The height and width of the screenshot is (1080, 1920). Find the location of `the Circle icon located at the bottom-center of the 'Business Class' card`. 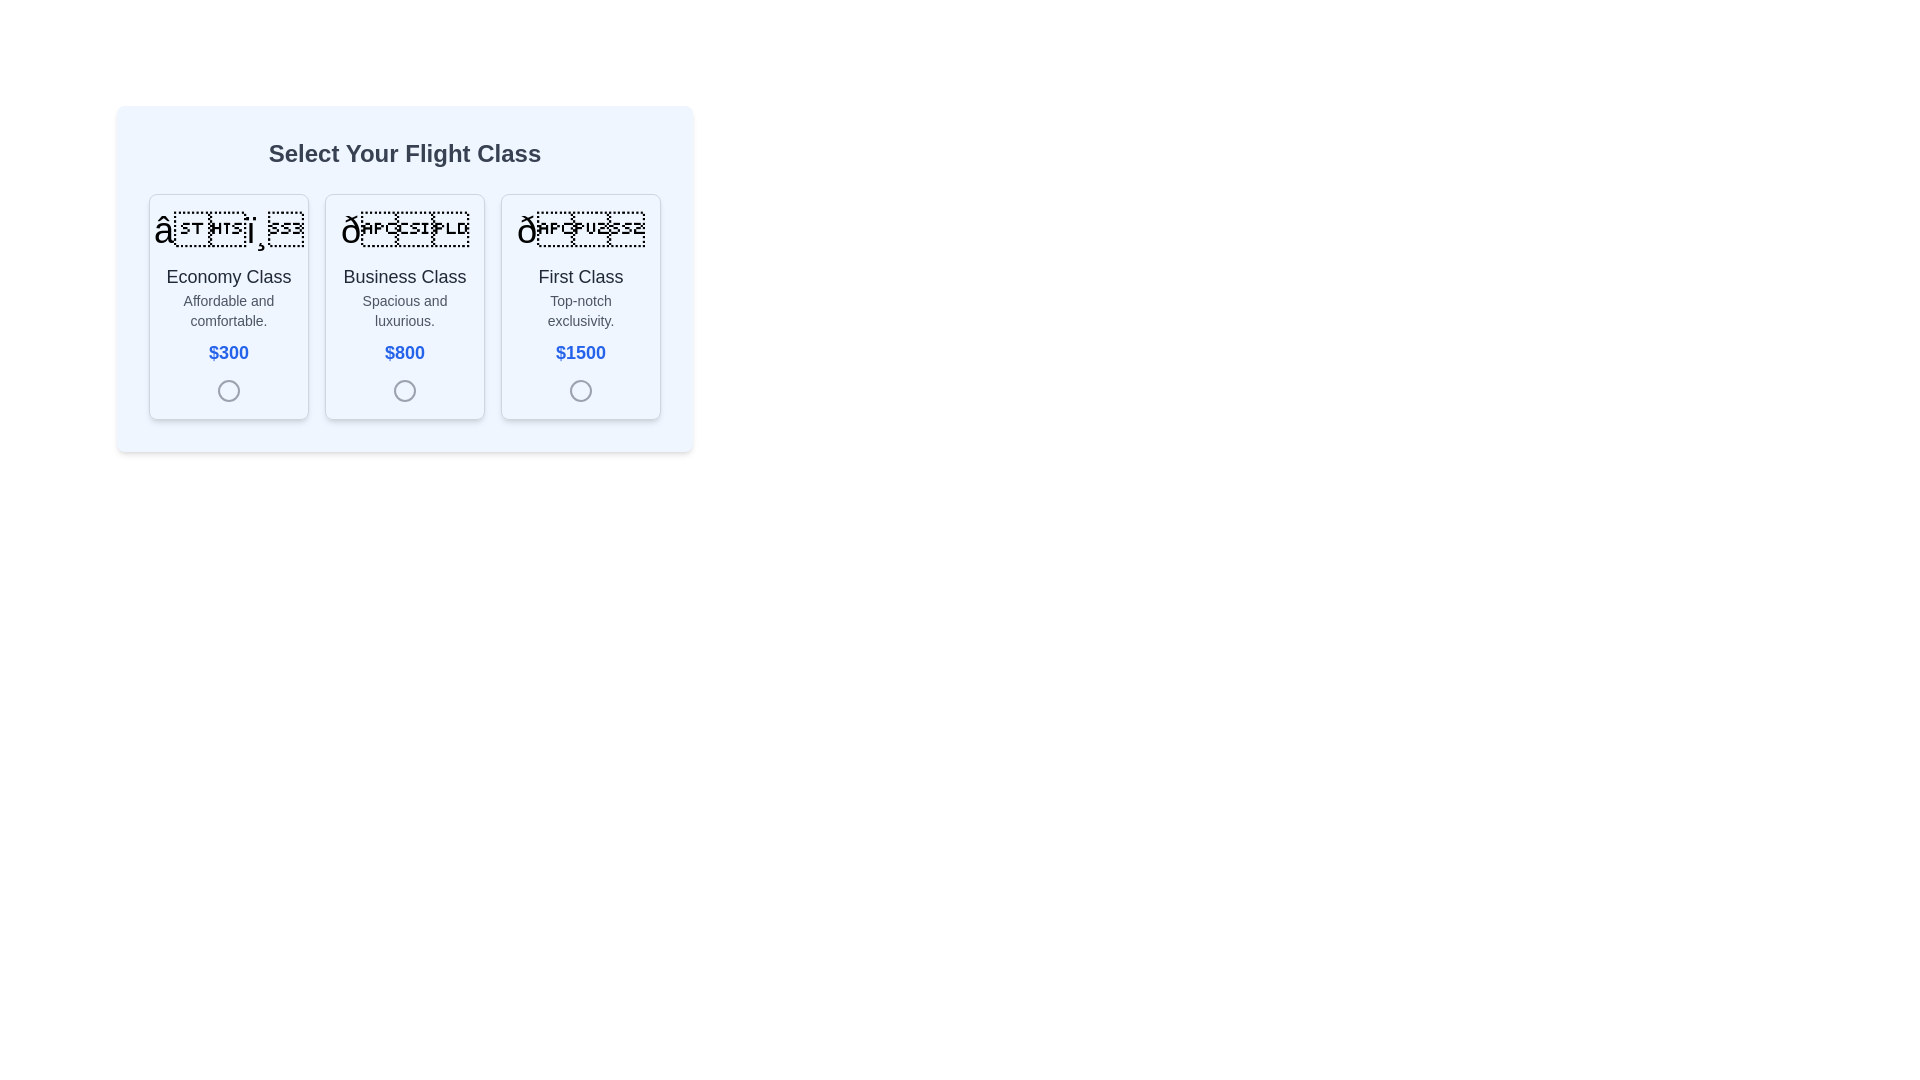

the Circle icon located at the bottom-center of the 'Business Class' card is located at coordinates (403, 390).